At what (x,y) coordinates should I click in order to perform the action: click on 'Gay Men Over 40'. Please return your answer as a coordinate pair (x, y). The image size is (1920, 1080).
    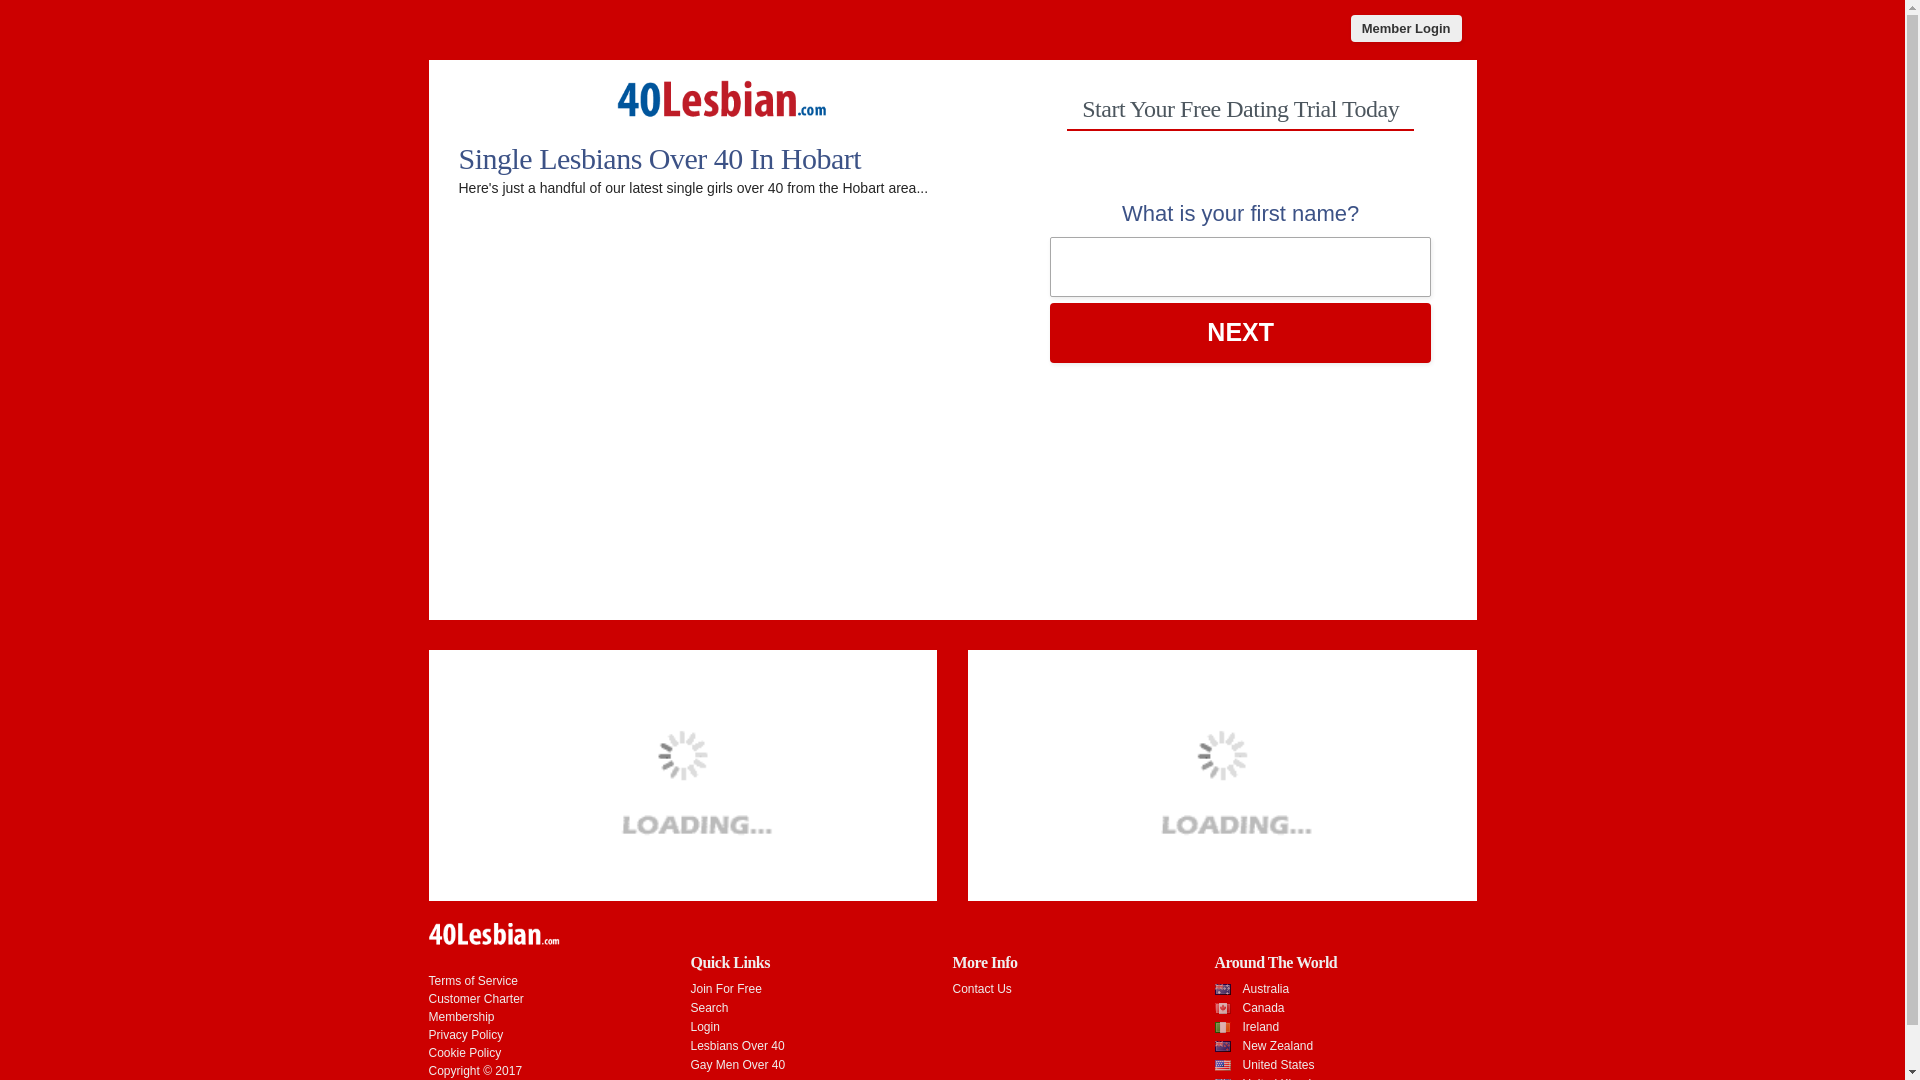
    Looking at the image, I should click on (736, 1063).